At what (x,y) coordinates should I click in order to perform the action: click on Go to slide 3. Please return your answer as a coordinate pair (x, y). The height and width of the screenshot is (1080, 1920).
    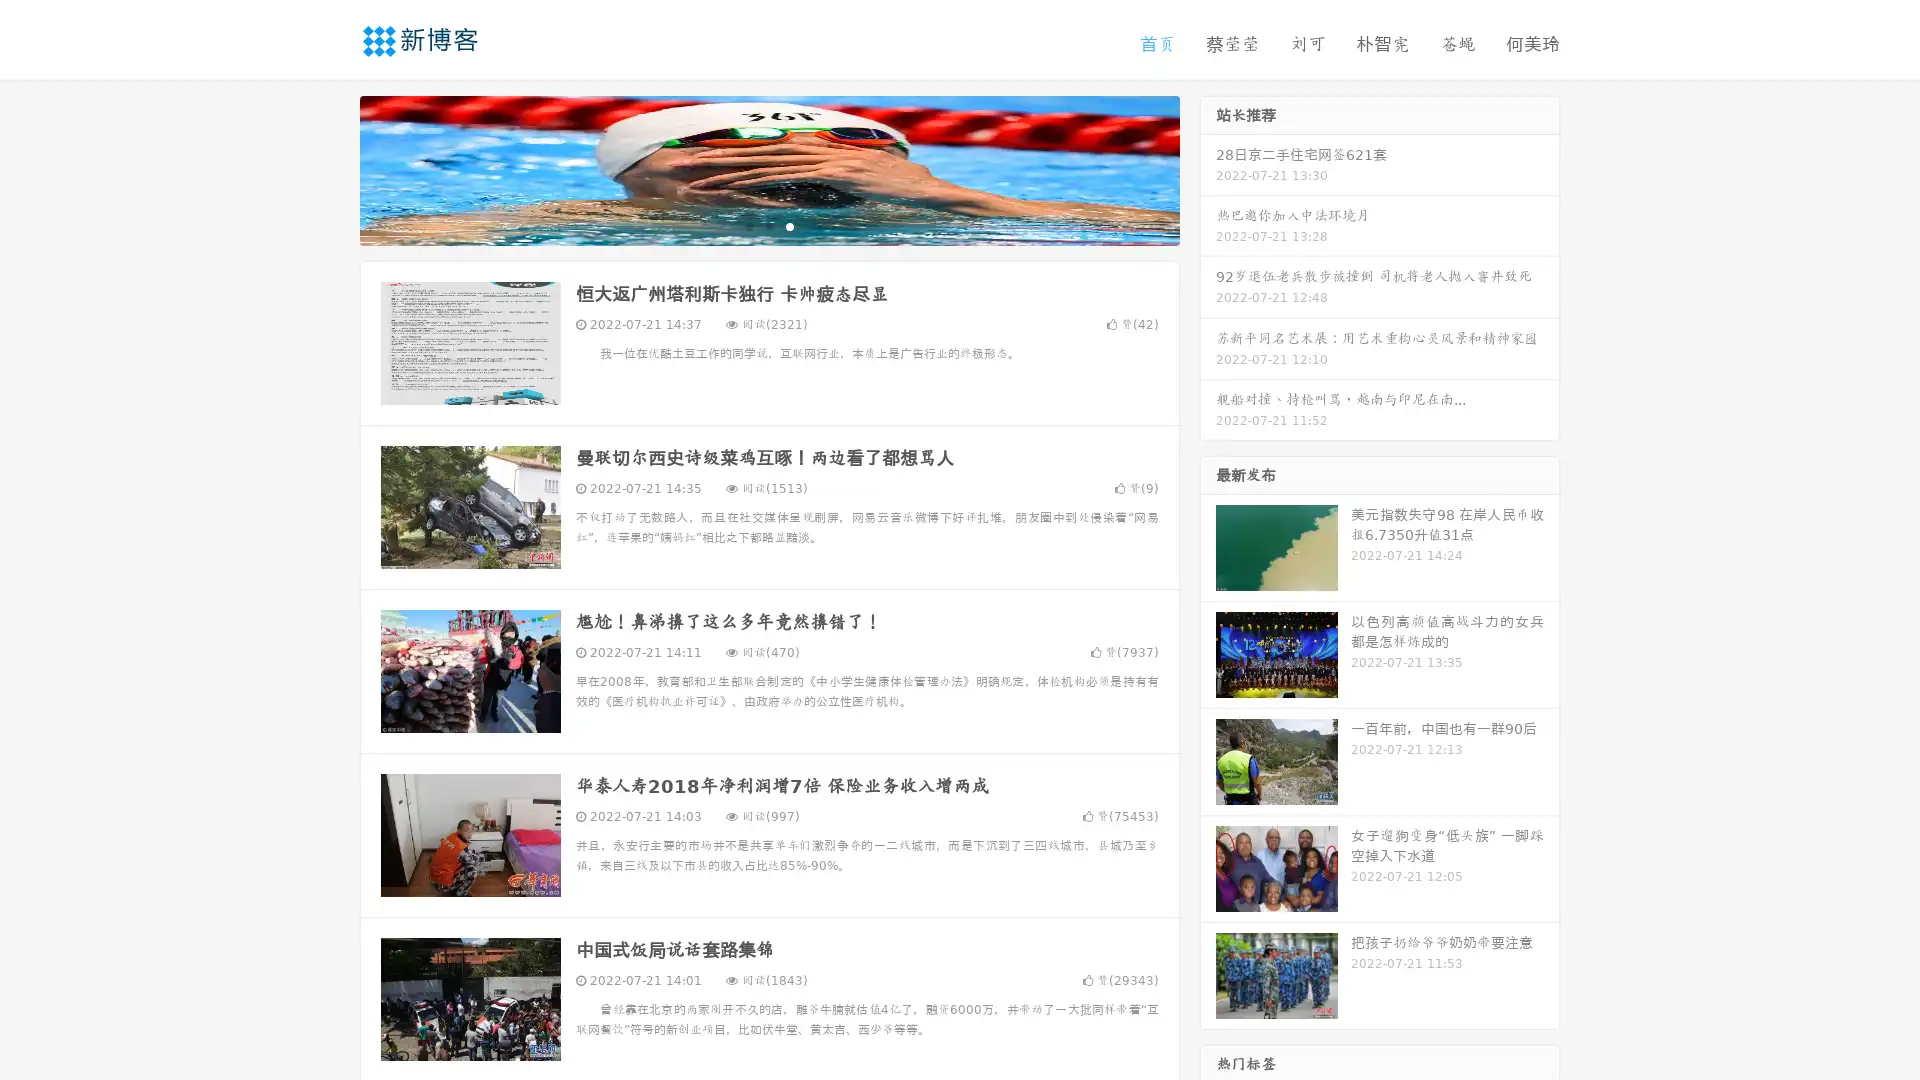
    Looking at the image, I should click on (789, 225).